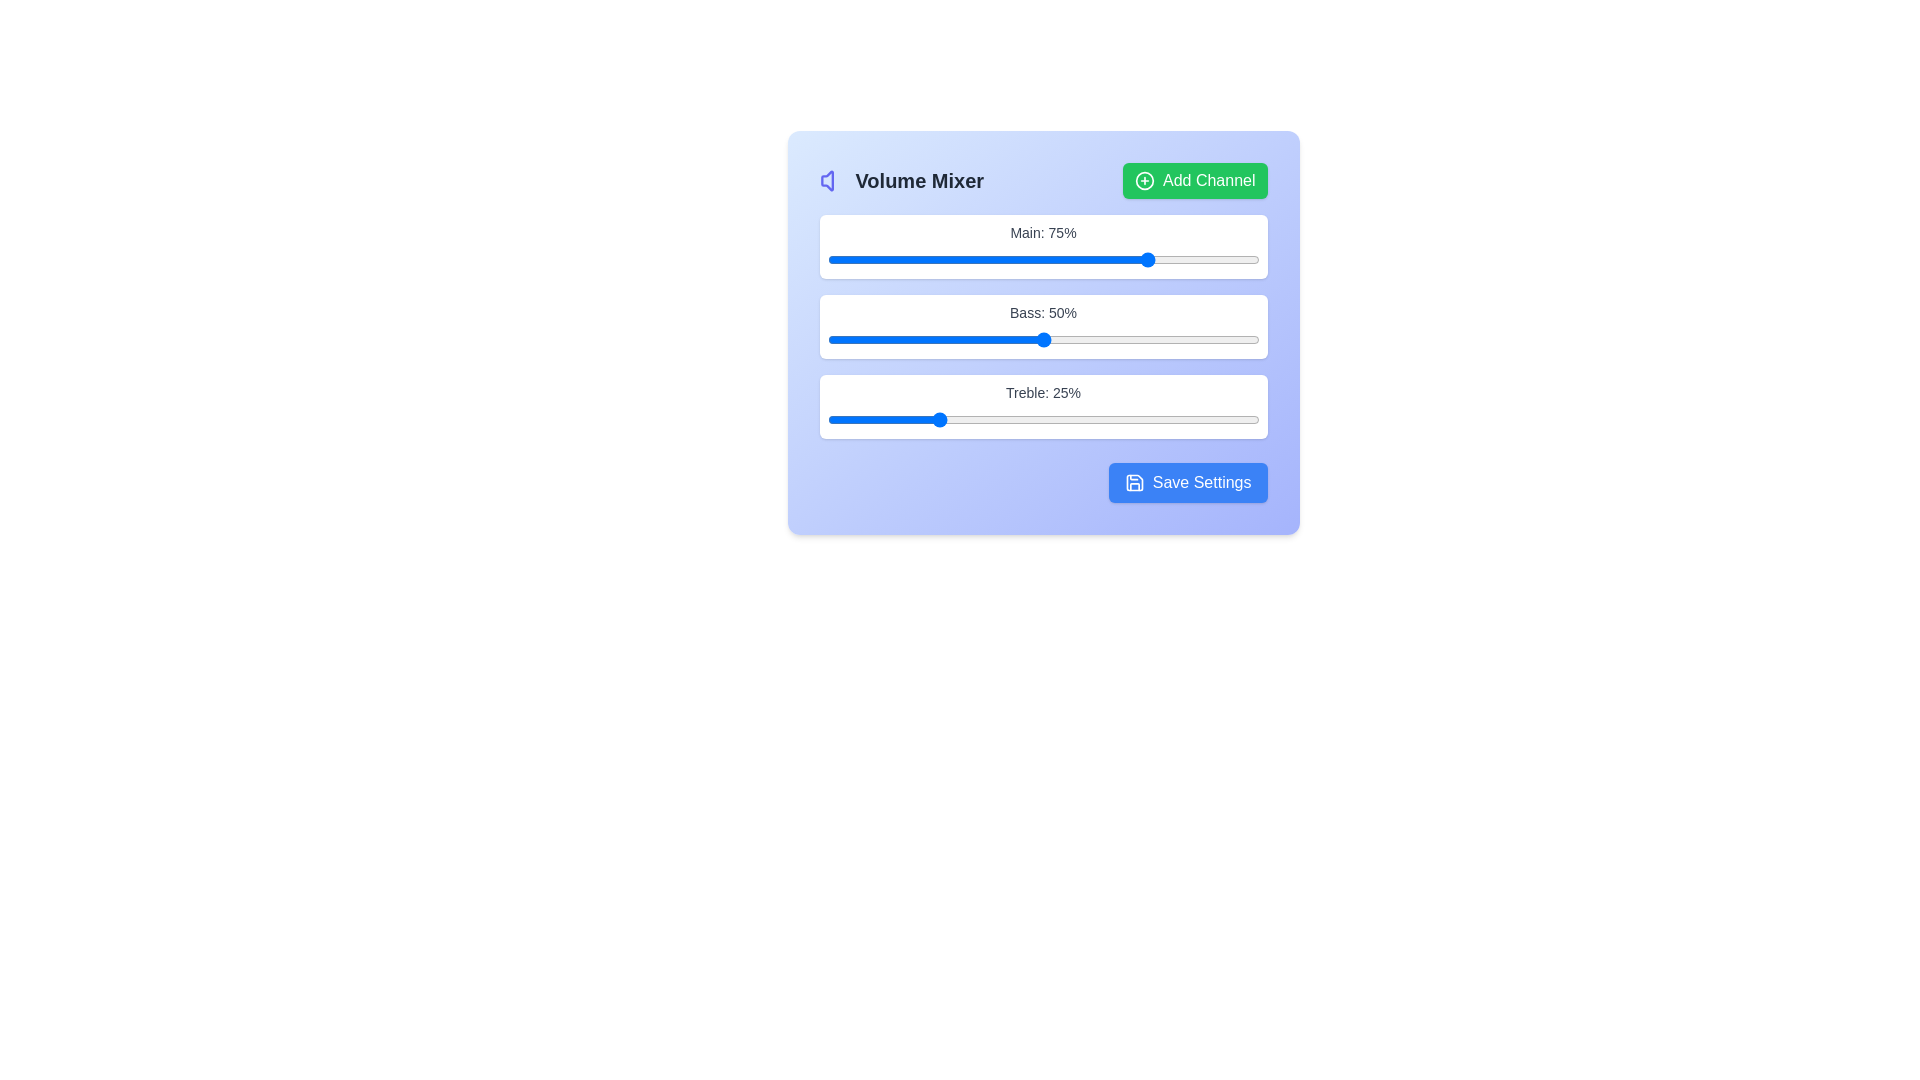  Describe the element at coordinates (900, 181) in the screenshot. I see `displayed text of the 'Volume Mixer' label, which is bold and black, located at the top-left corner of the card-like component` at that location.